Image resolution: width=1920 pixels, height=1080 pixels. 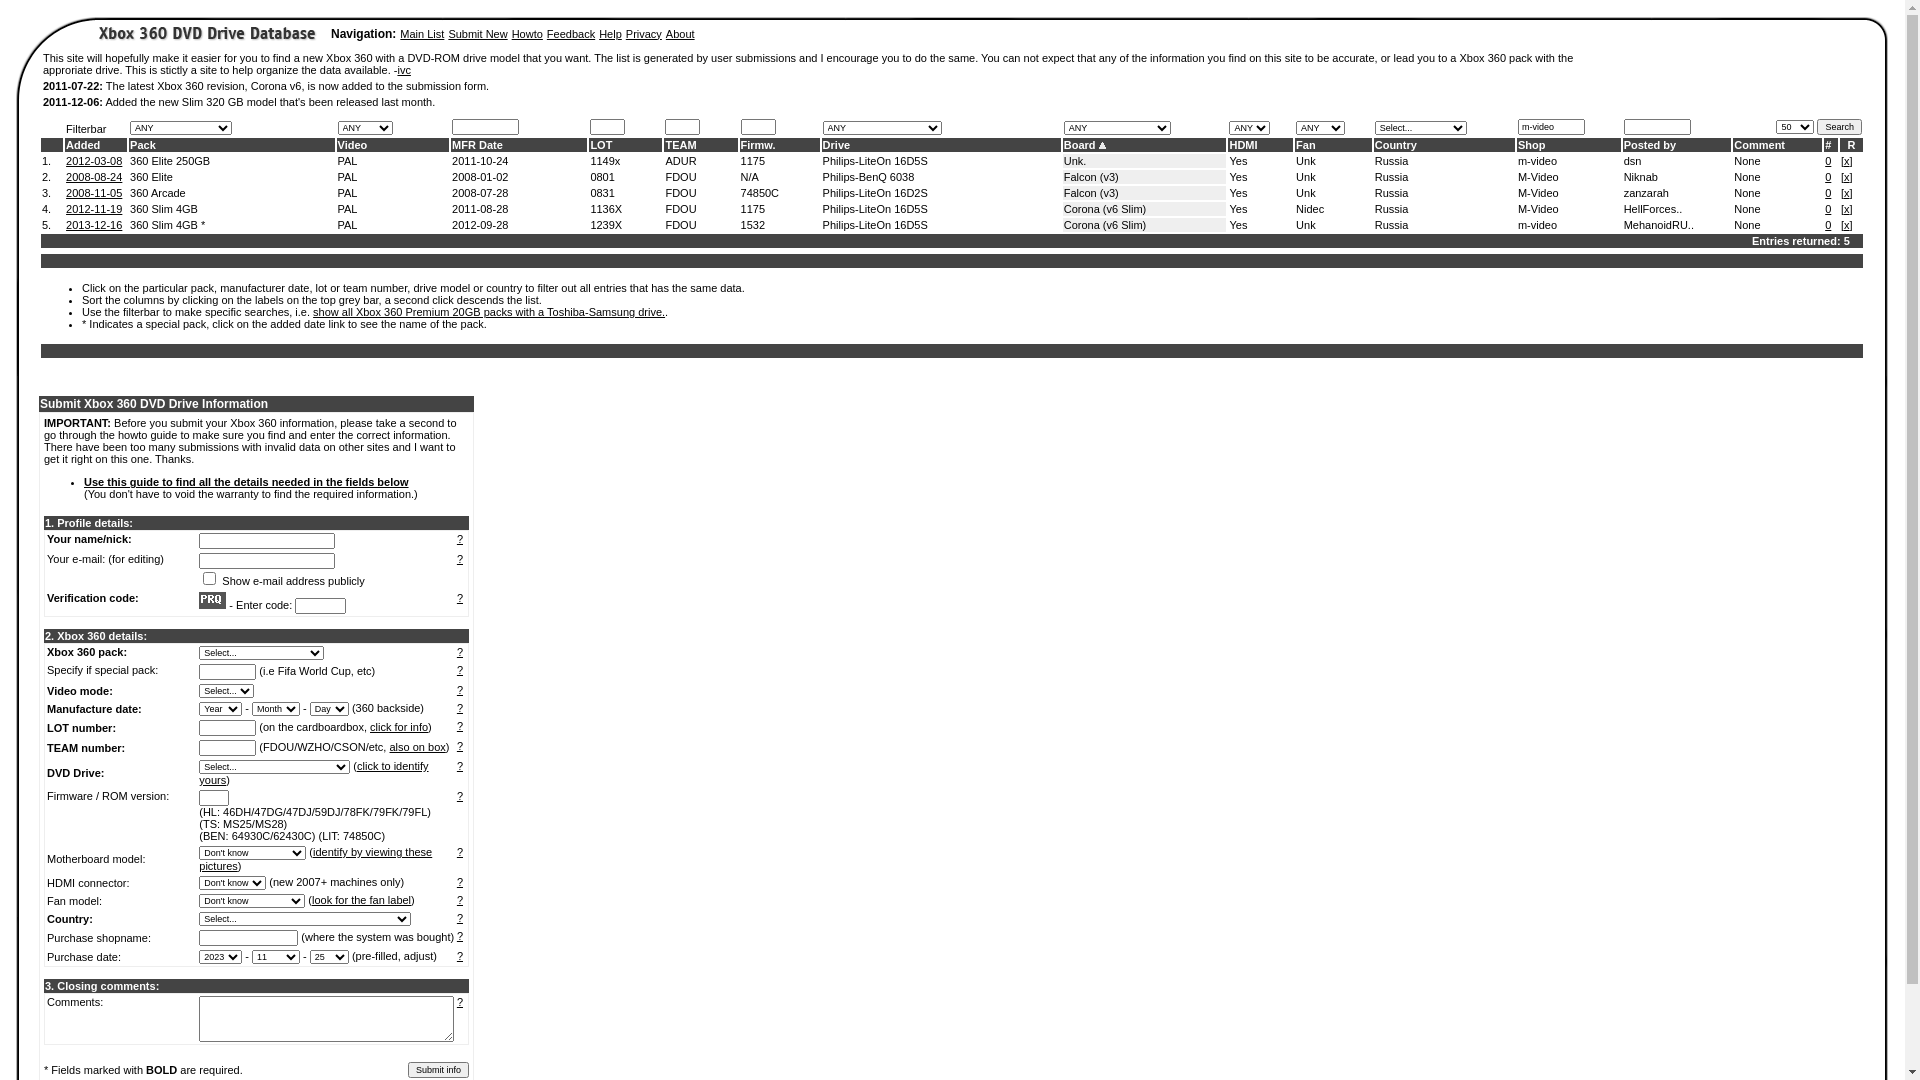 What do you see at coordinates (752, 224) in the screenshot?
I see `'1532'` at bounding box center [752, 224].